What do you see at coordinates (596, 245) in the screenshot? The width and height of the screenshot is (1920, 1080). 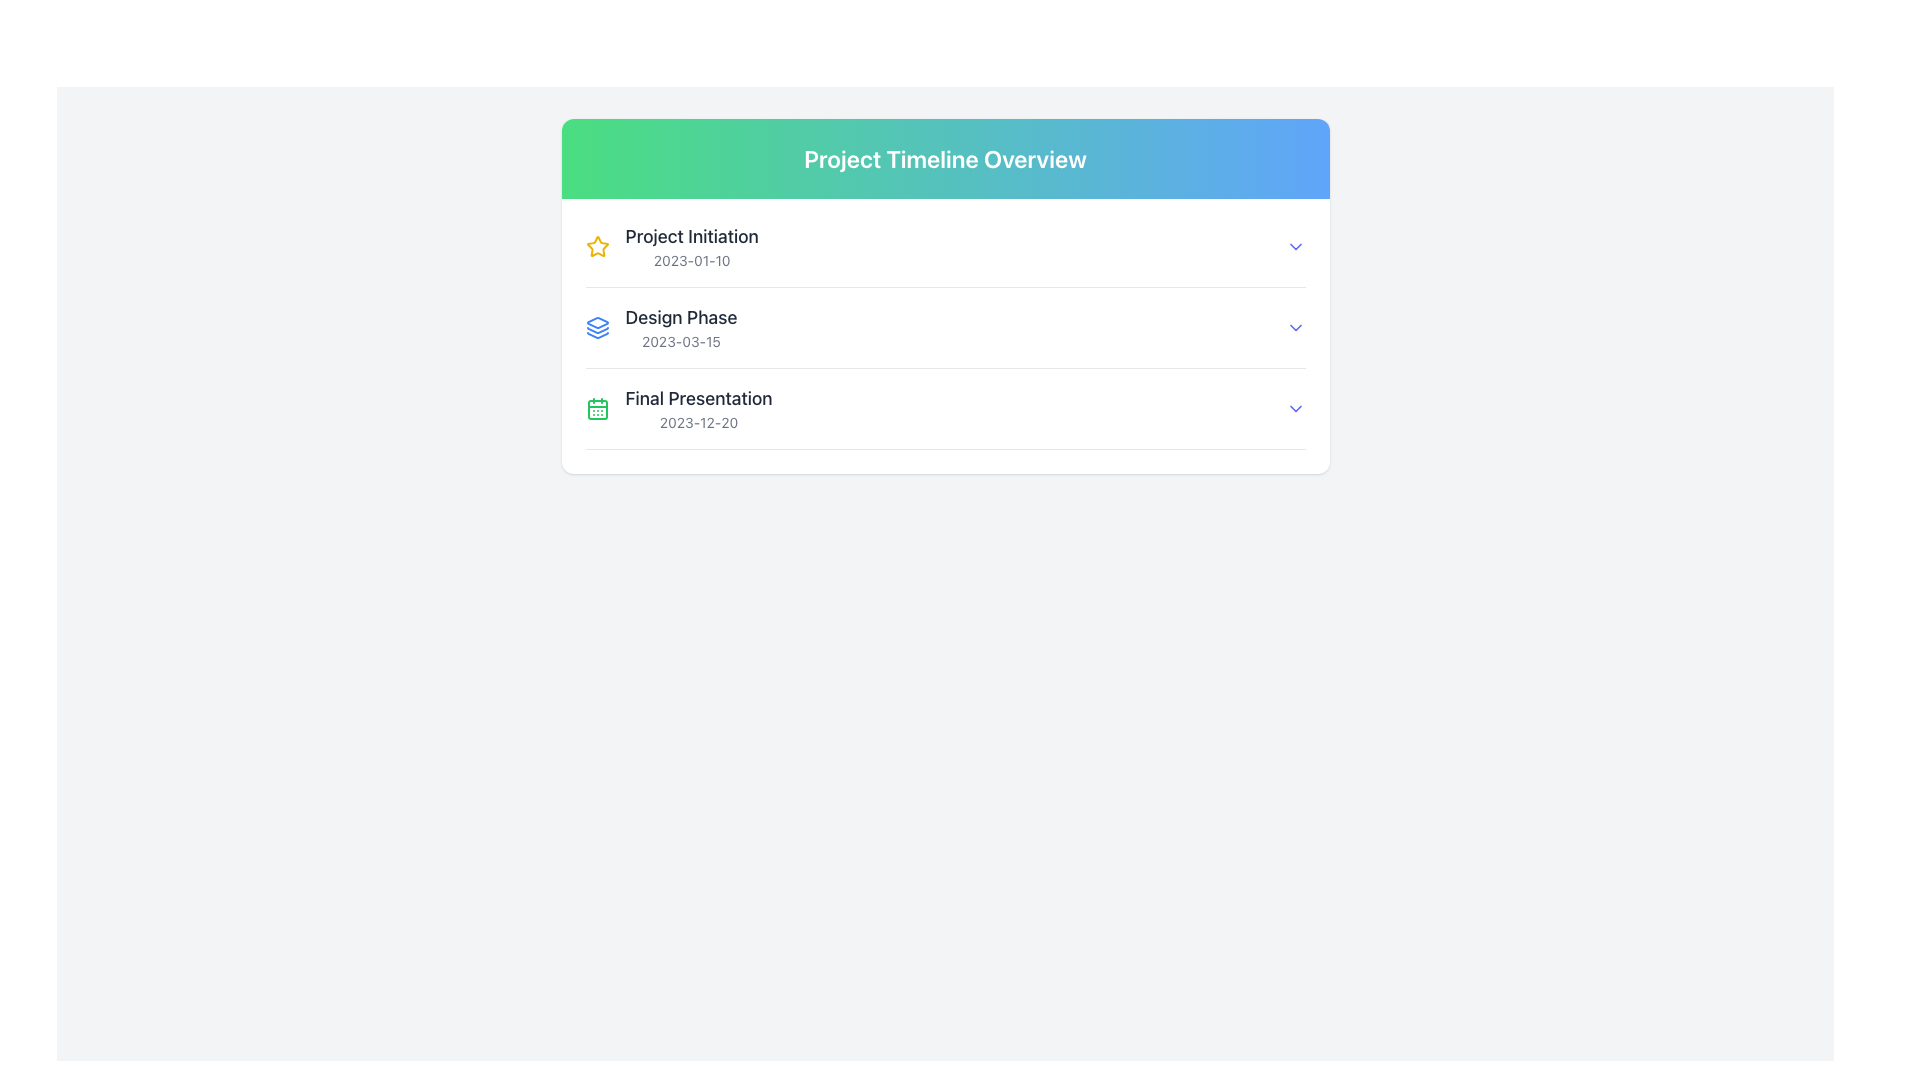 I see `the star-shaped icon with a yellow outline located near the text 'Project Initiation' and the date '2023-01-10'` at bounding box center [596, 245].